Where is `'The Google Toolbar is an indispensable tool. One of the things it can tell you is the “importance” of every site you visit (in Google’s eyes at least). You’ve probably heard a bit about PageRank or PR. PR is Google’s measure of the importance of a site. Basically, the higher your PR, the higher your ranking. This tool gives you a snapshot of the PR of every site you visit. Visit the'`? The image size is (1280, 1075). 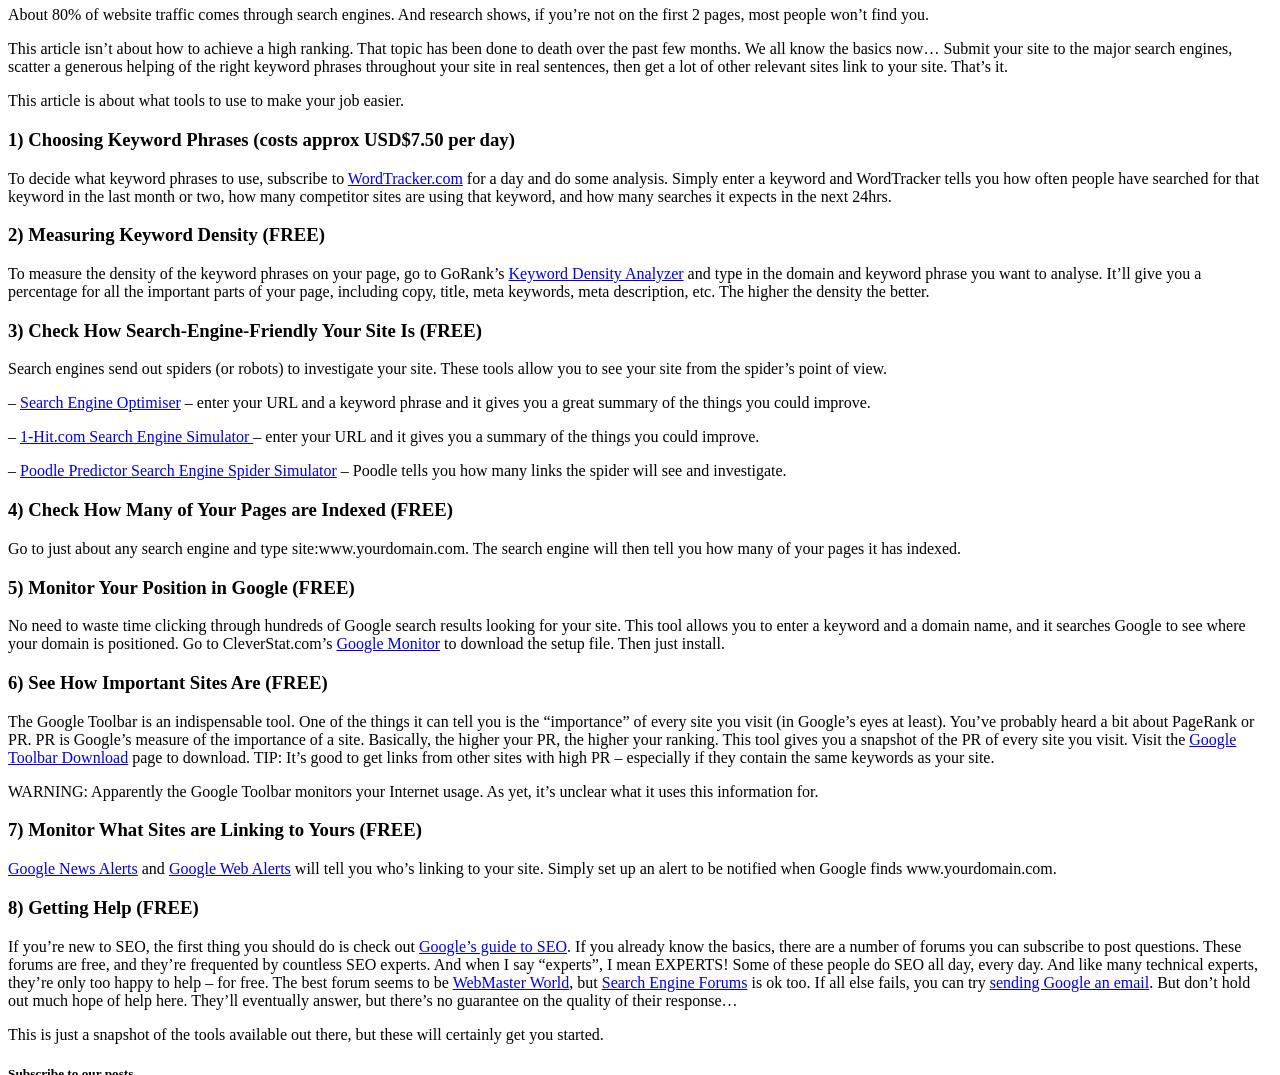 'The Google Toolbar is an indispensable tool. One of the things it can tell you is the “importance” of every site you visit (in Google’s eyes at least). You’ve probably heard a bit about PageRank or PR. PR is Google’s measure of the importance of a site. Basically, the higher your PR, the higher your ranking. This tool gives you a snapshot of the PR of every site you visit. Visit the' is located at coordinates (630, 728).